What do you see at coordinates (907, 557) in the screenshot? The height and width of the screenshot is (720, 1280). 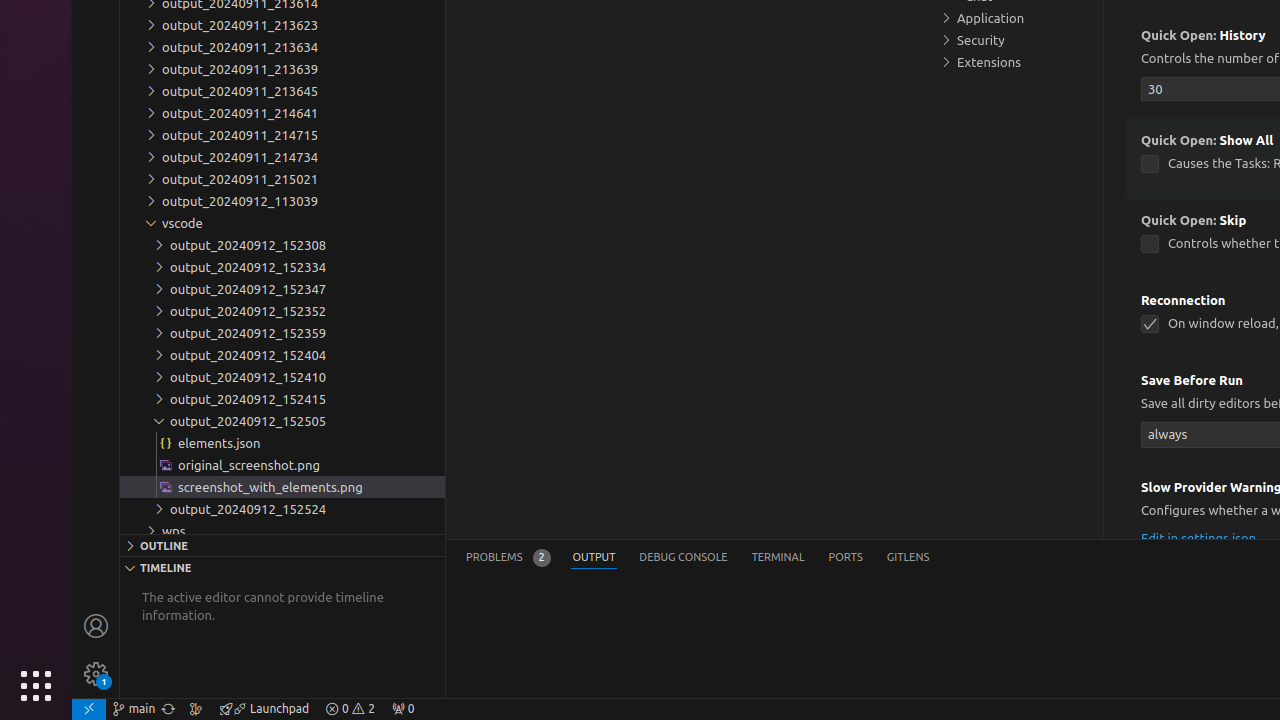 I see `'GitLens'` at bounding box center [907, 557].